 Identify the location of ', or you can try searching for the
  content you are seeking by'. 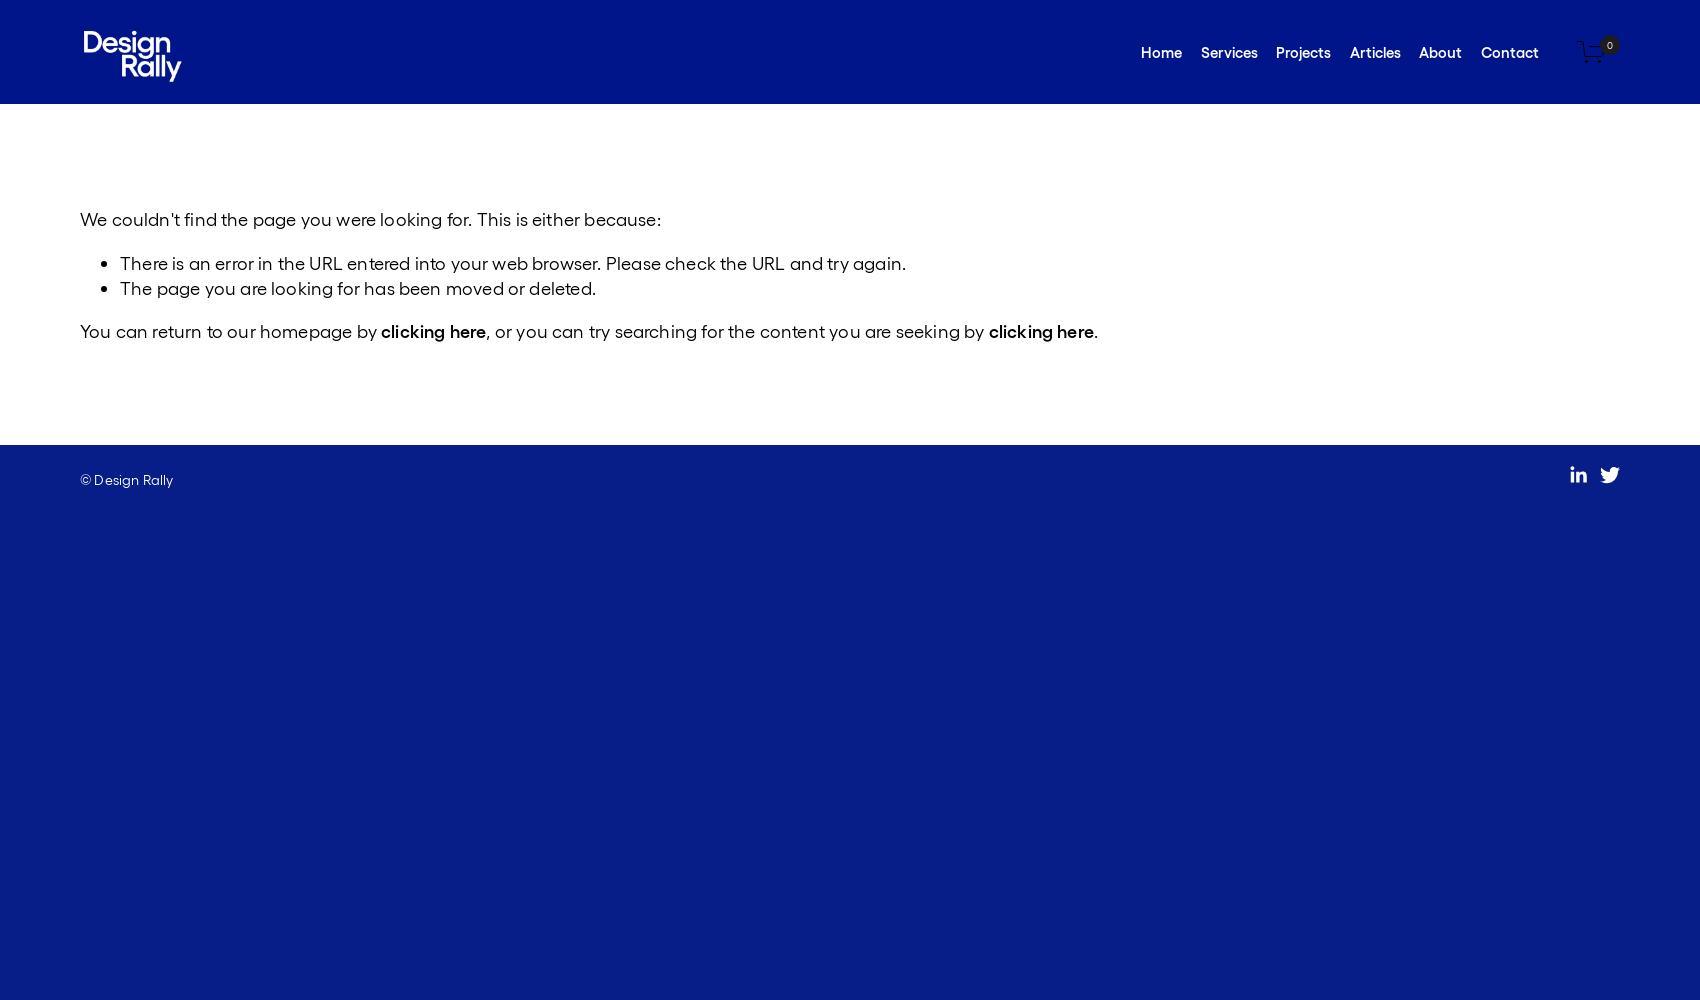
(736, 328).